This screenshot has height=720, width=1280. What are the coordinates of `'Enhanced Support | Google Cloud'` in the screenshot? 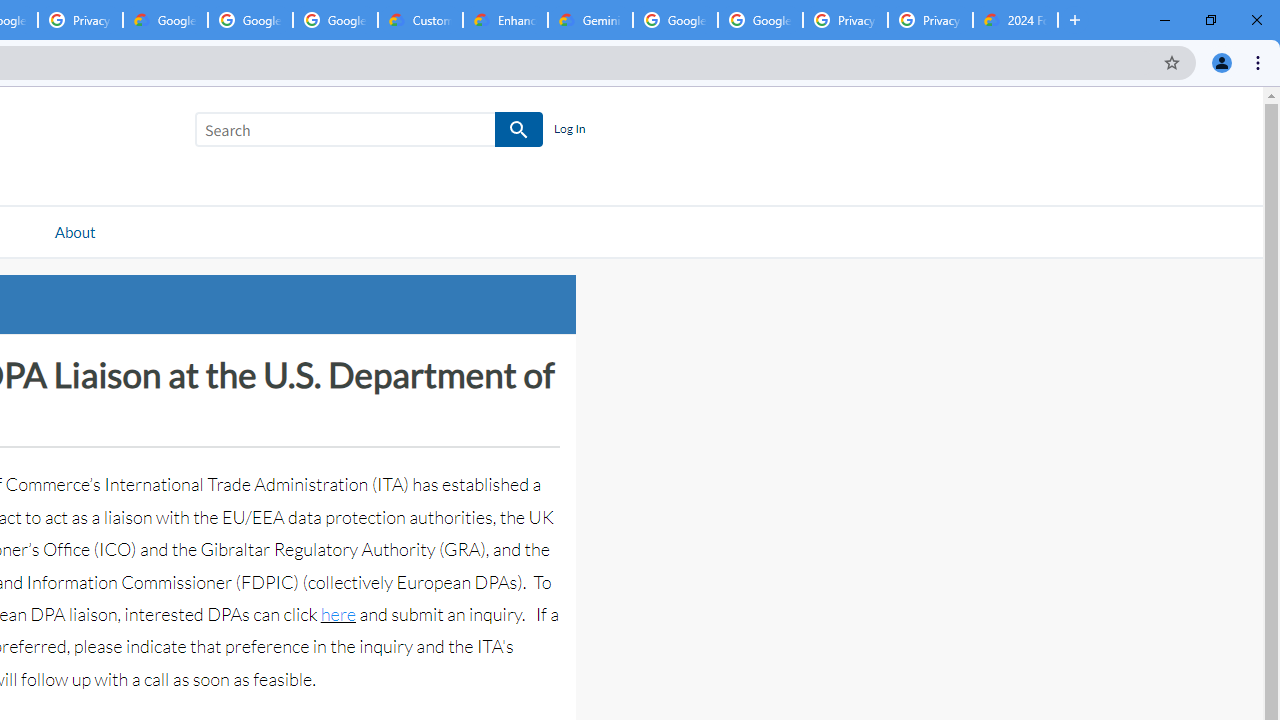 It's located at (505, 20).